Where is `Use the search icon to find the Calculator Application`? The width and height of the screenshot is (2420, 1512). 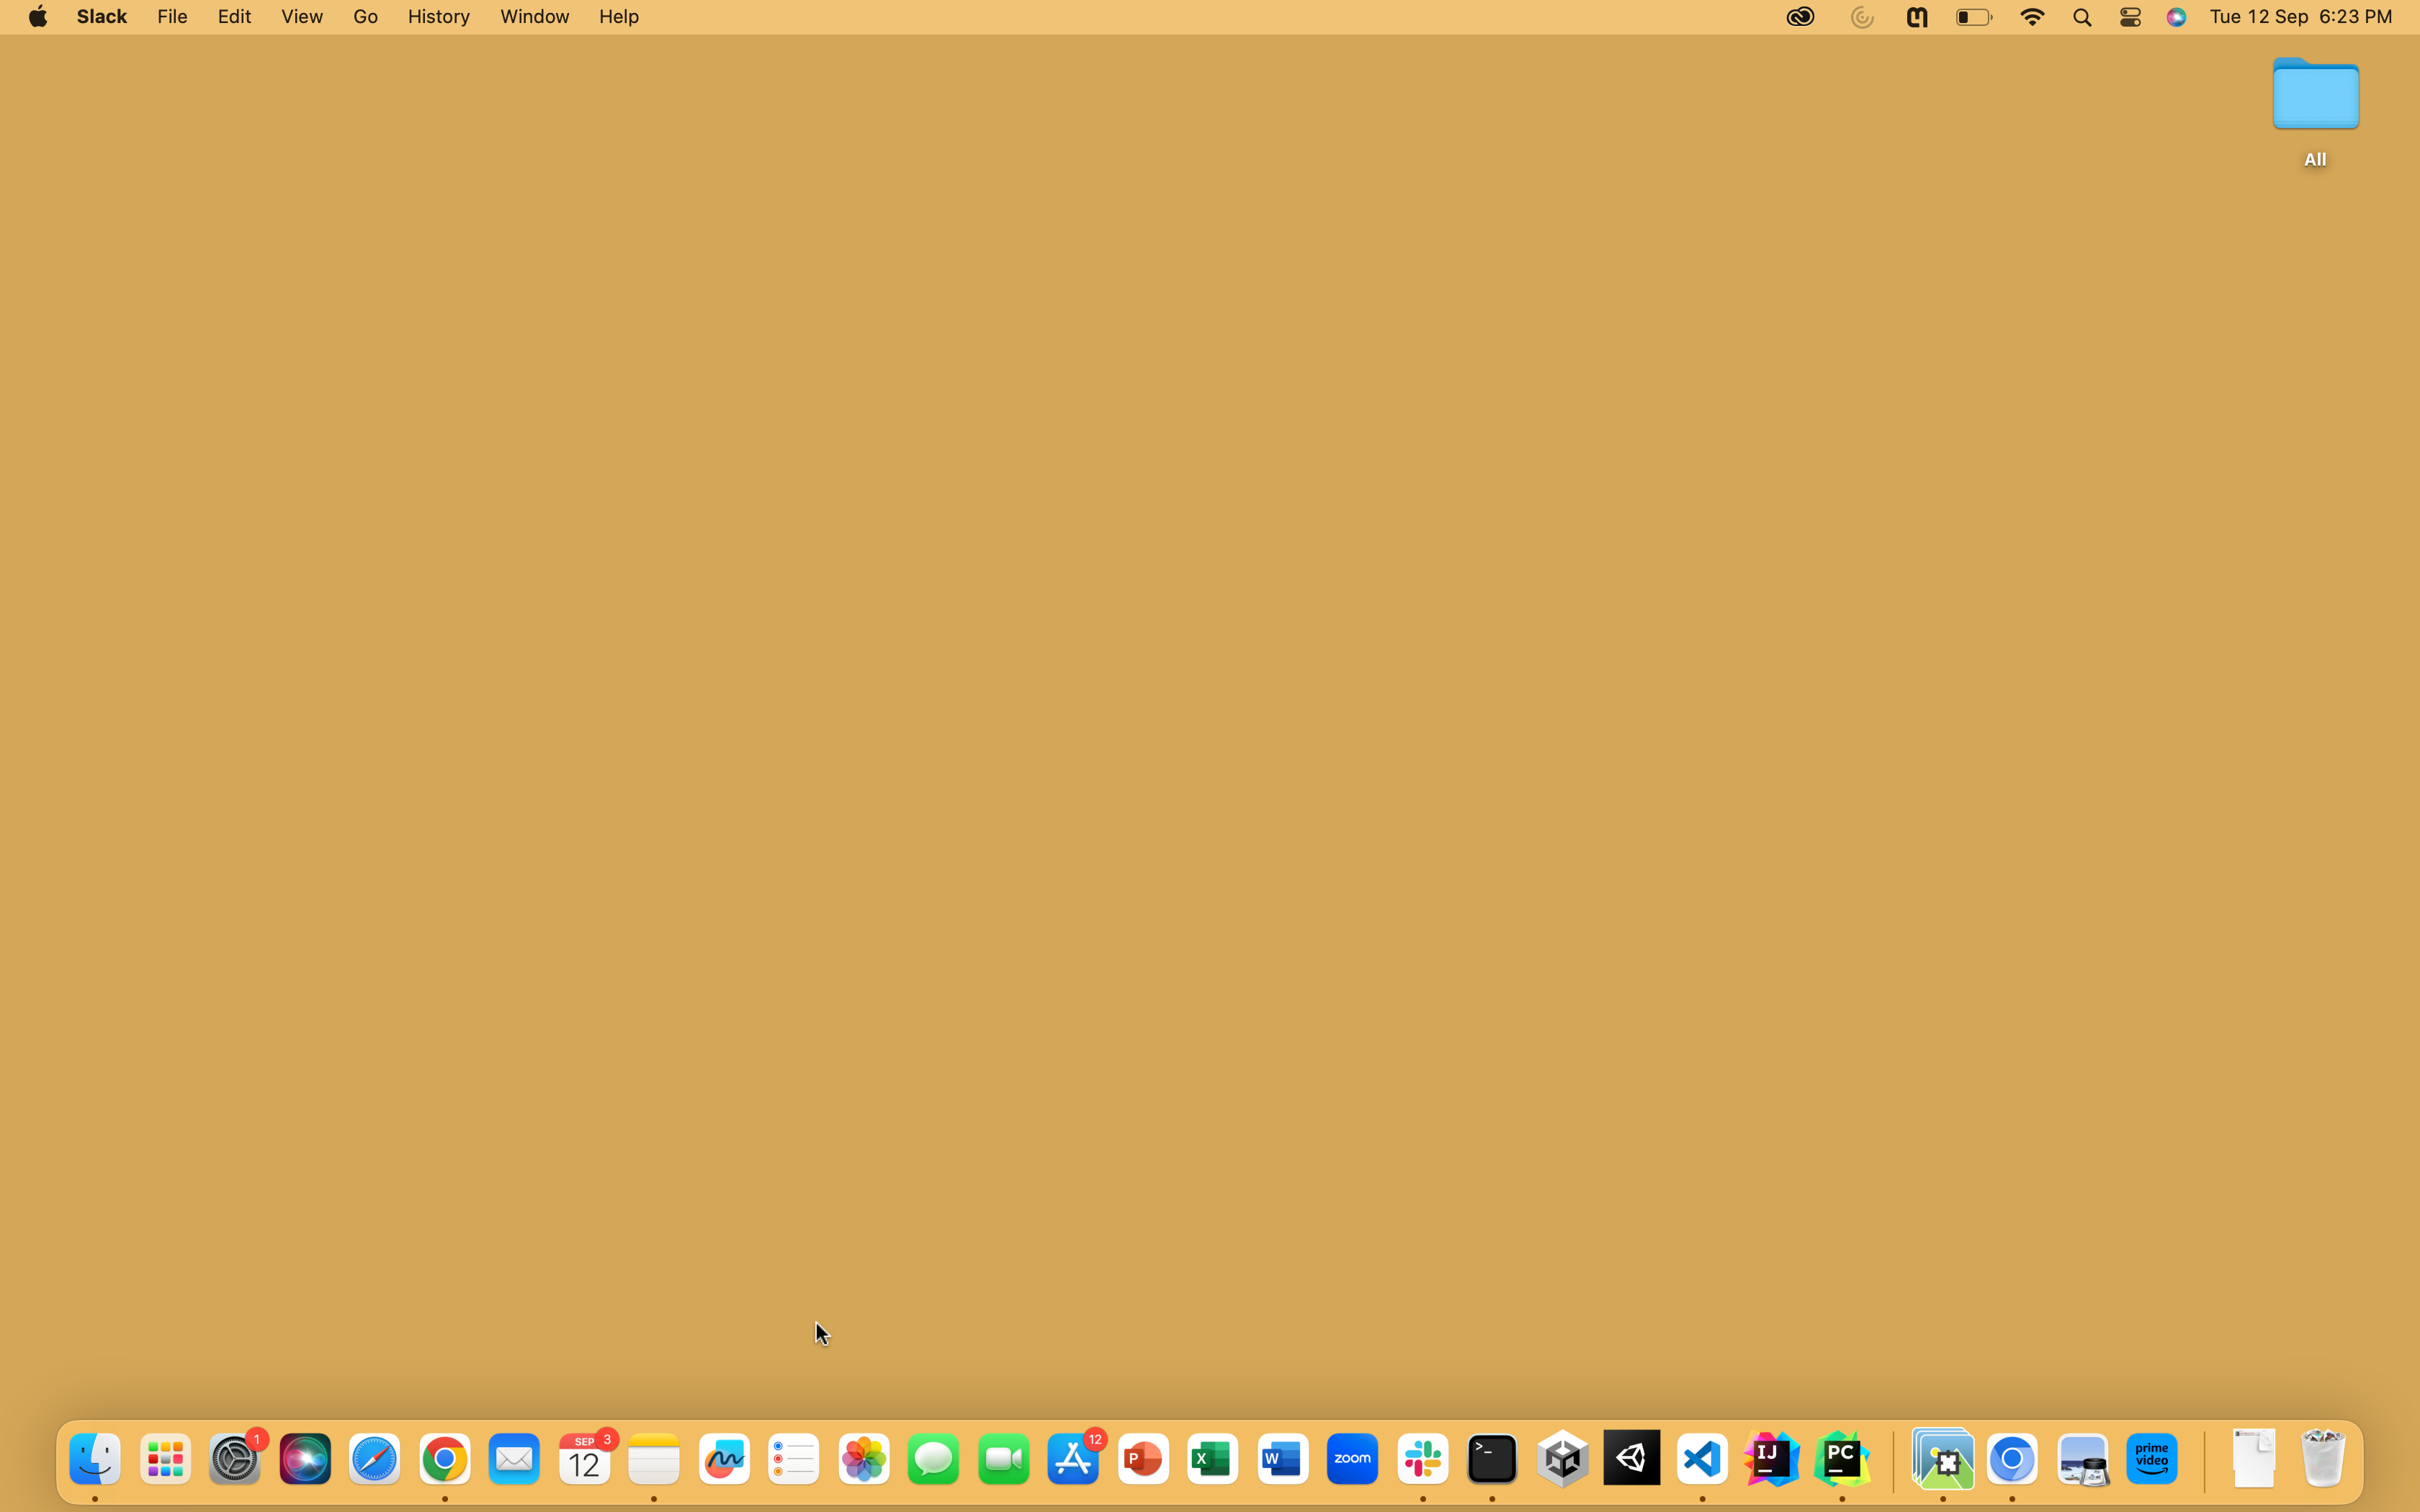
Use the search icon to find the Calculator Application is located at coordinates (2081, 17).